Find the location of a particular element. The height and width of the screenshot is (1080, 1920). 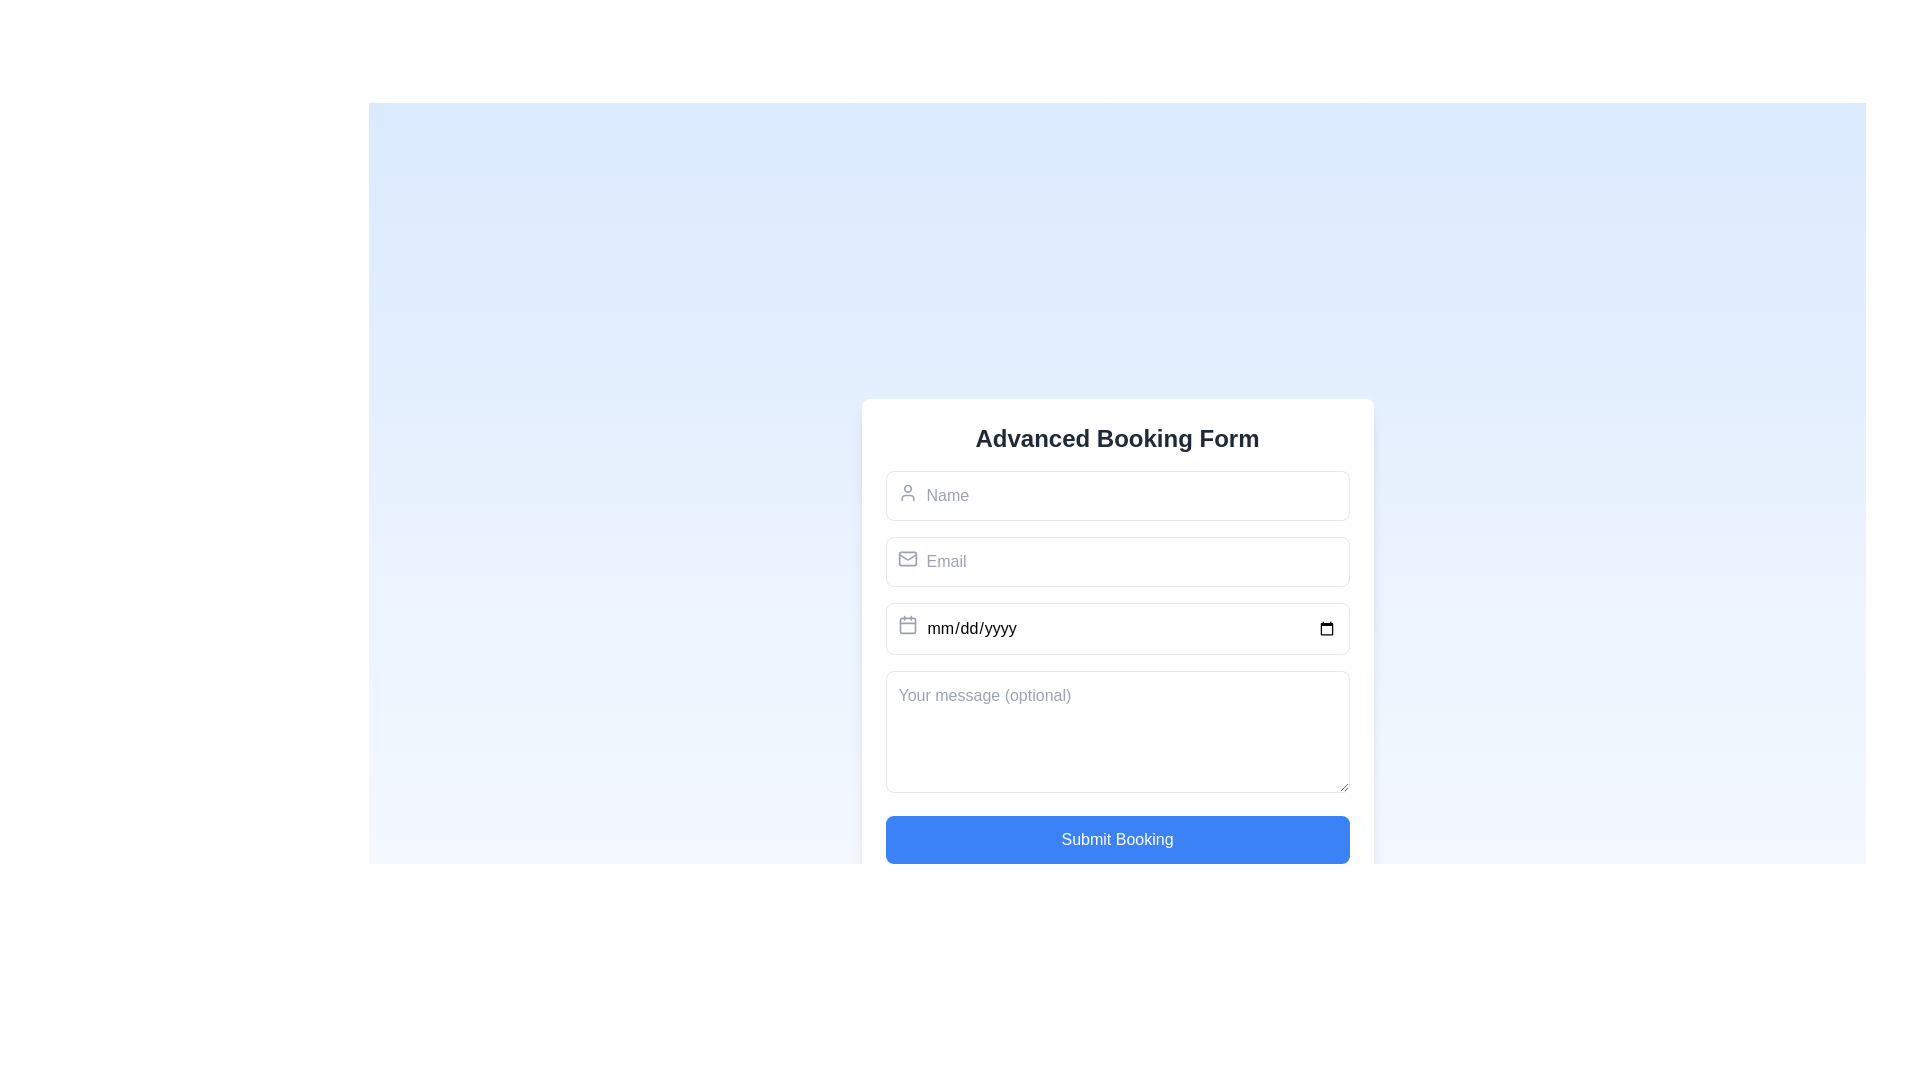

to focus into the email input field located below the 'Name' input field and above the date input field in the form is located at coordinates (1116, 561).